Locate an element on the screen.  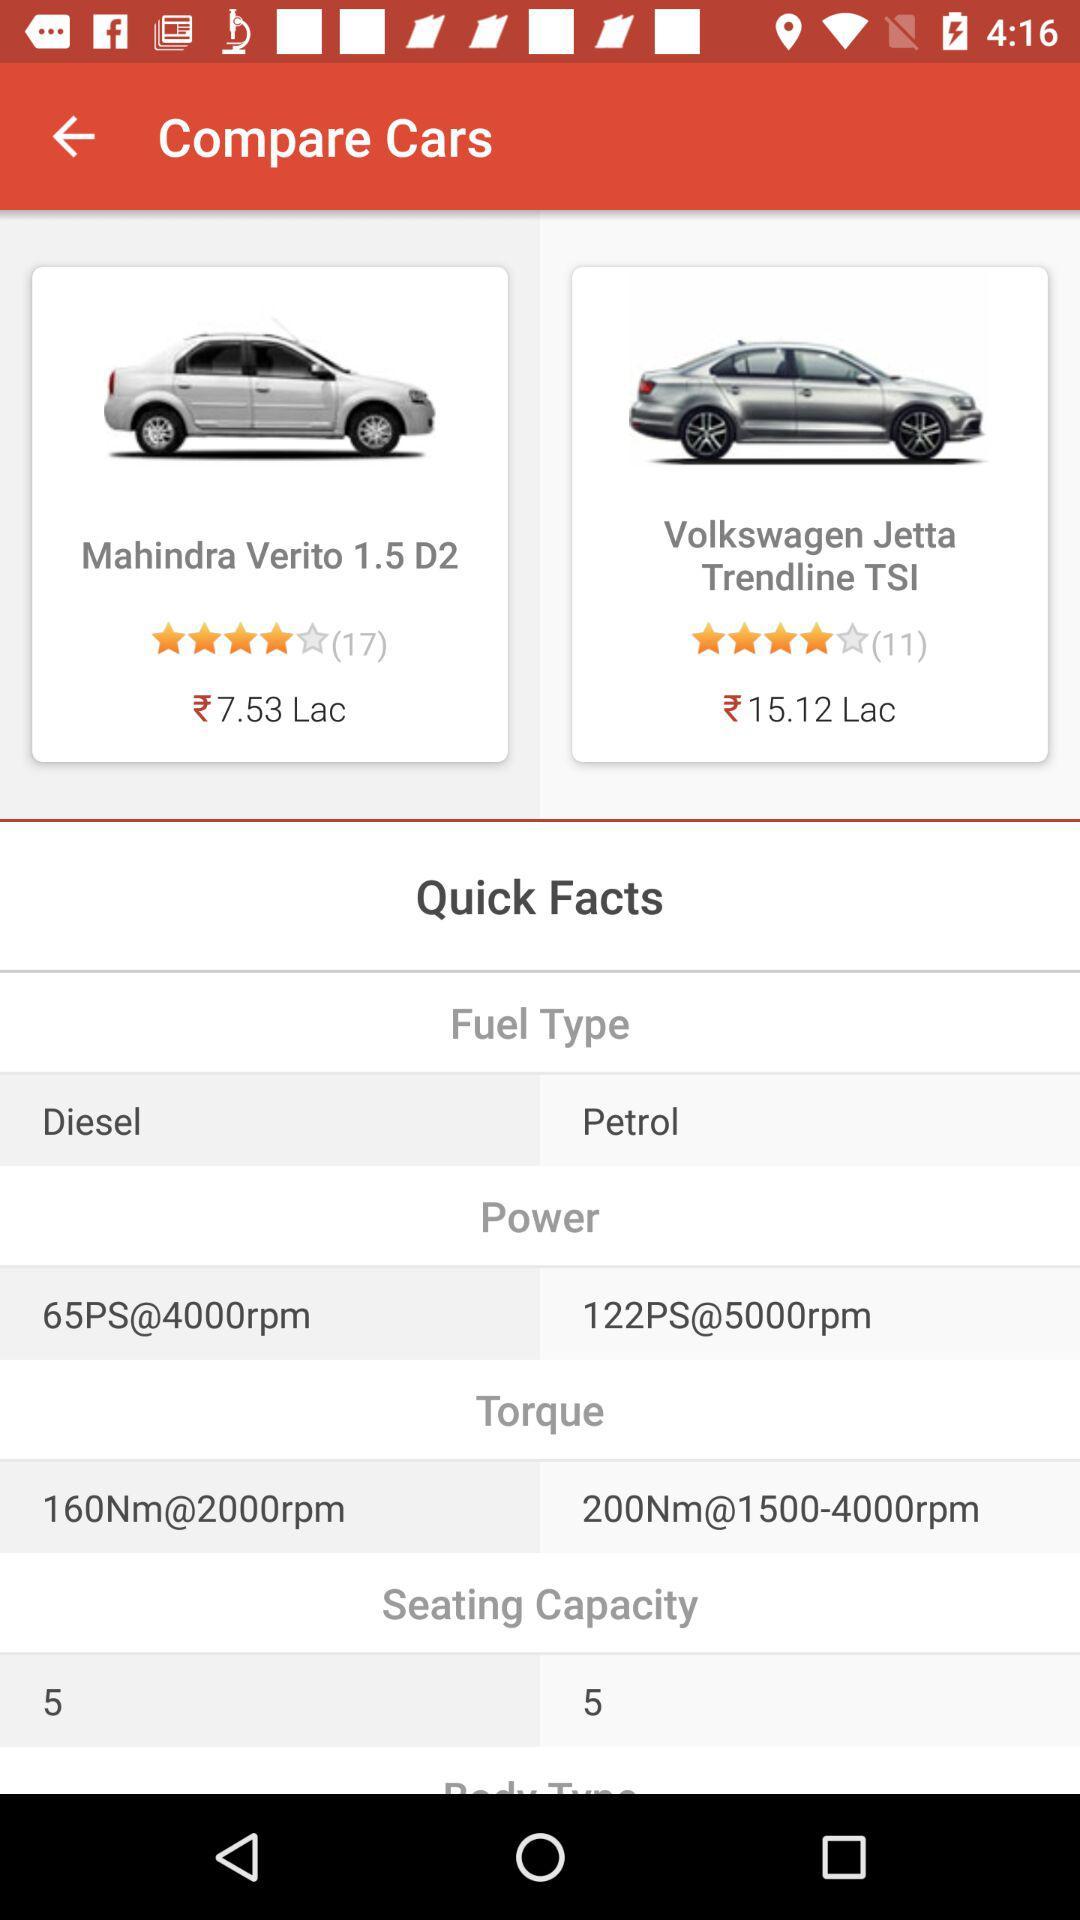
icon next to compare cars app is located at coordinates (72, 135).